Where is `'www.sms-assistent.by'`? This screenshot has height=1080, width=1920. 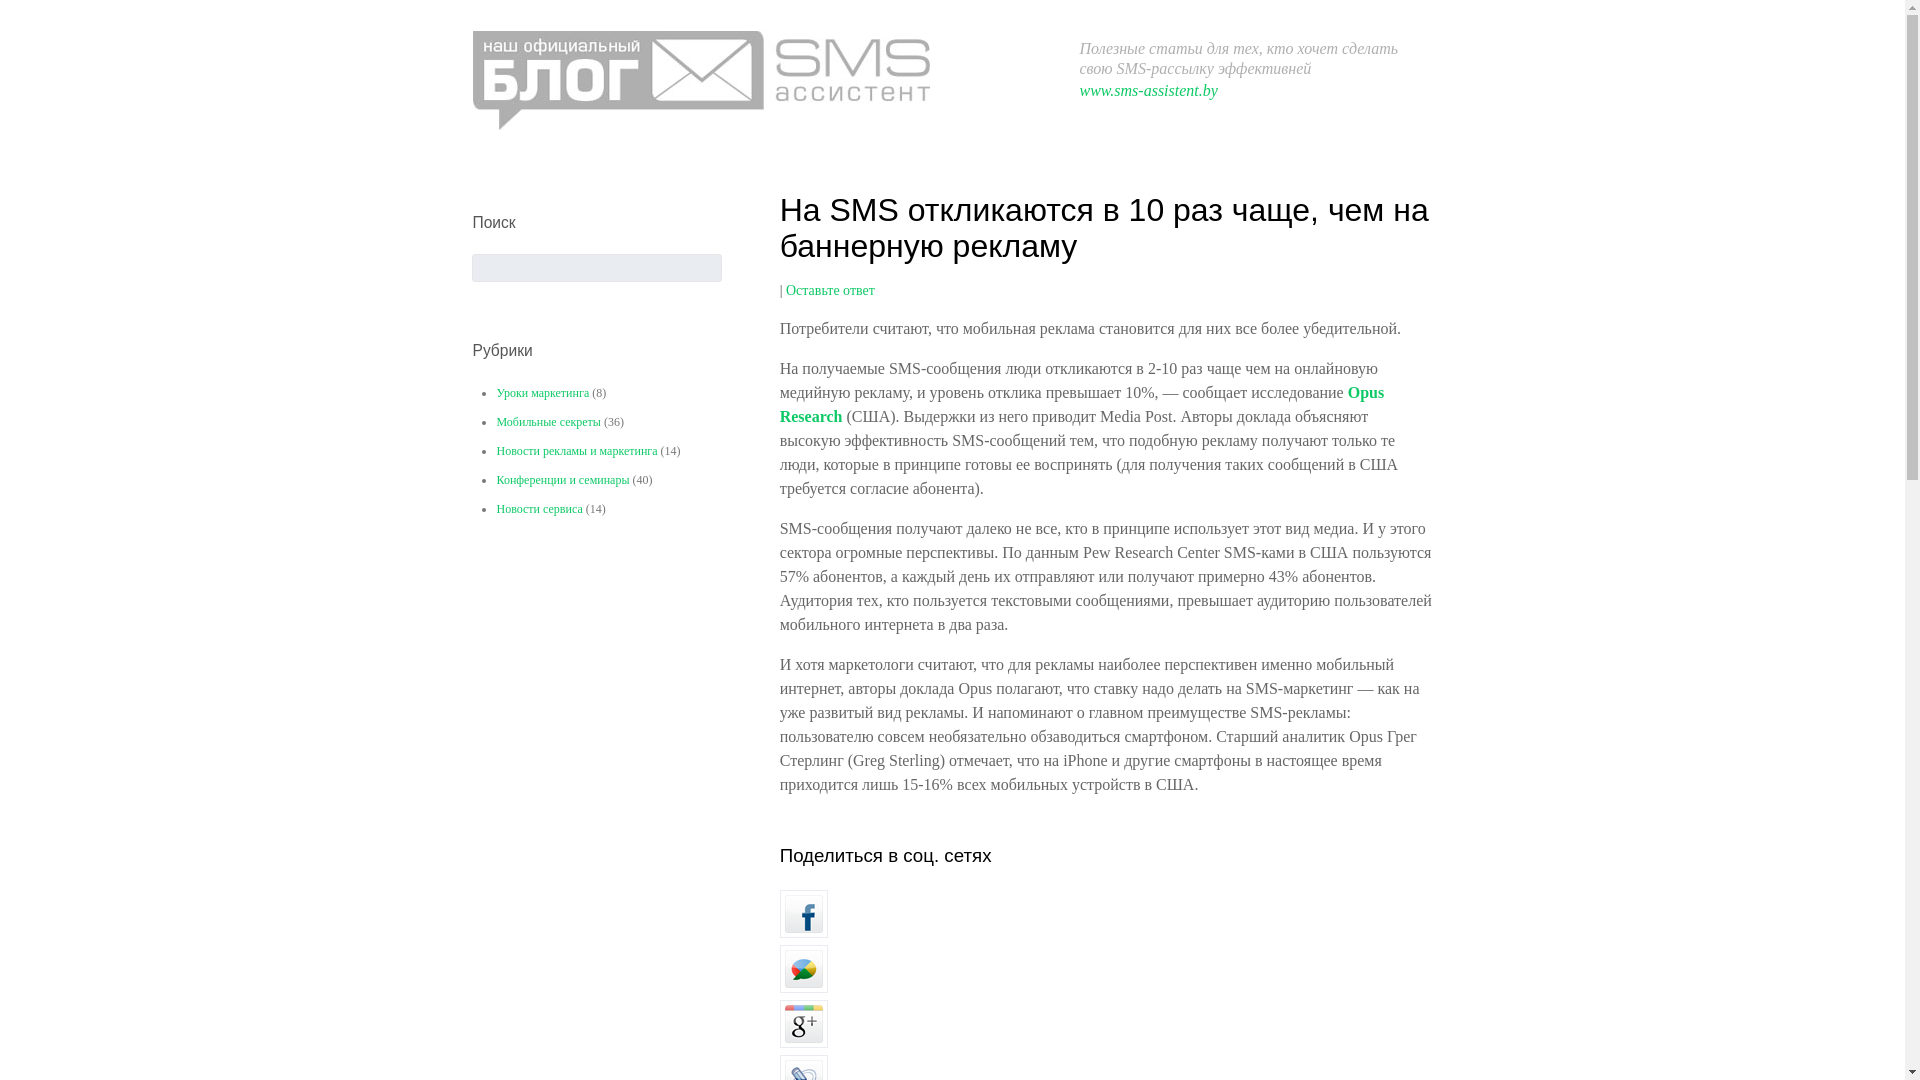 'www.sms-assistent.by' is located at coordinates (1148, 90).